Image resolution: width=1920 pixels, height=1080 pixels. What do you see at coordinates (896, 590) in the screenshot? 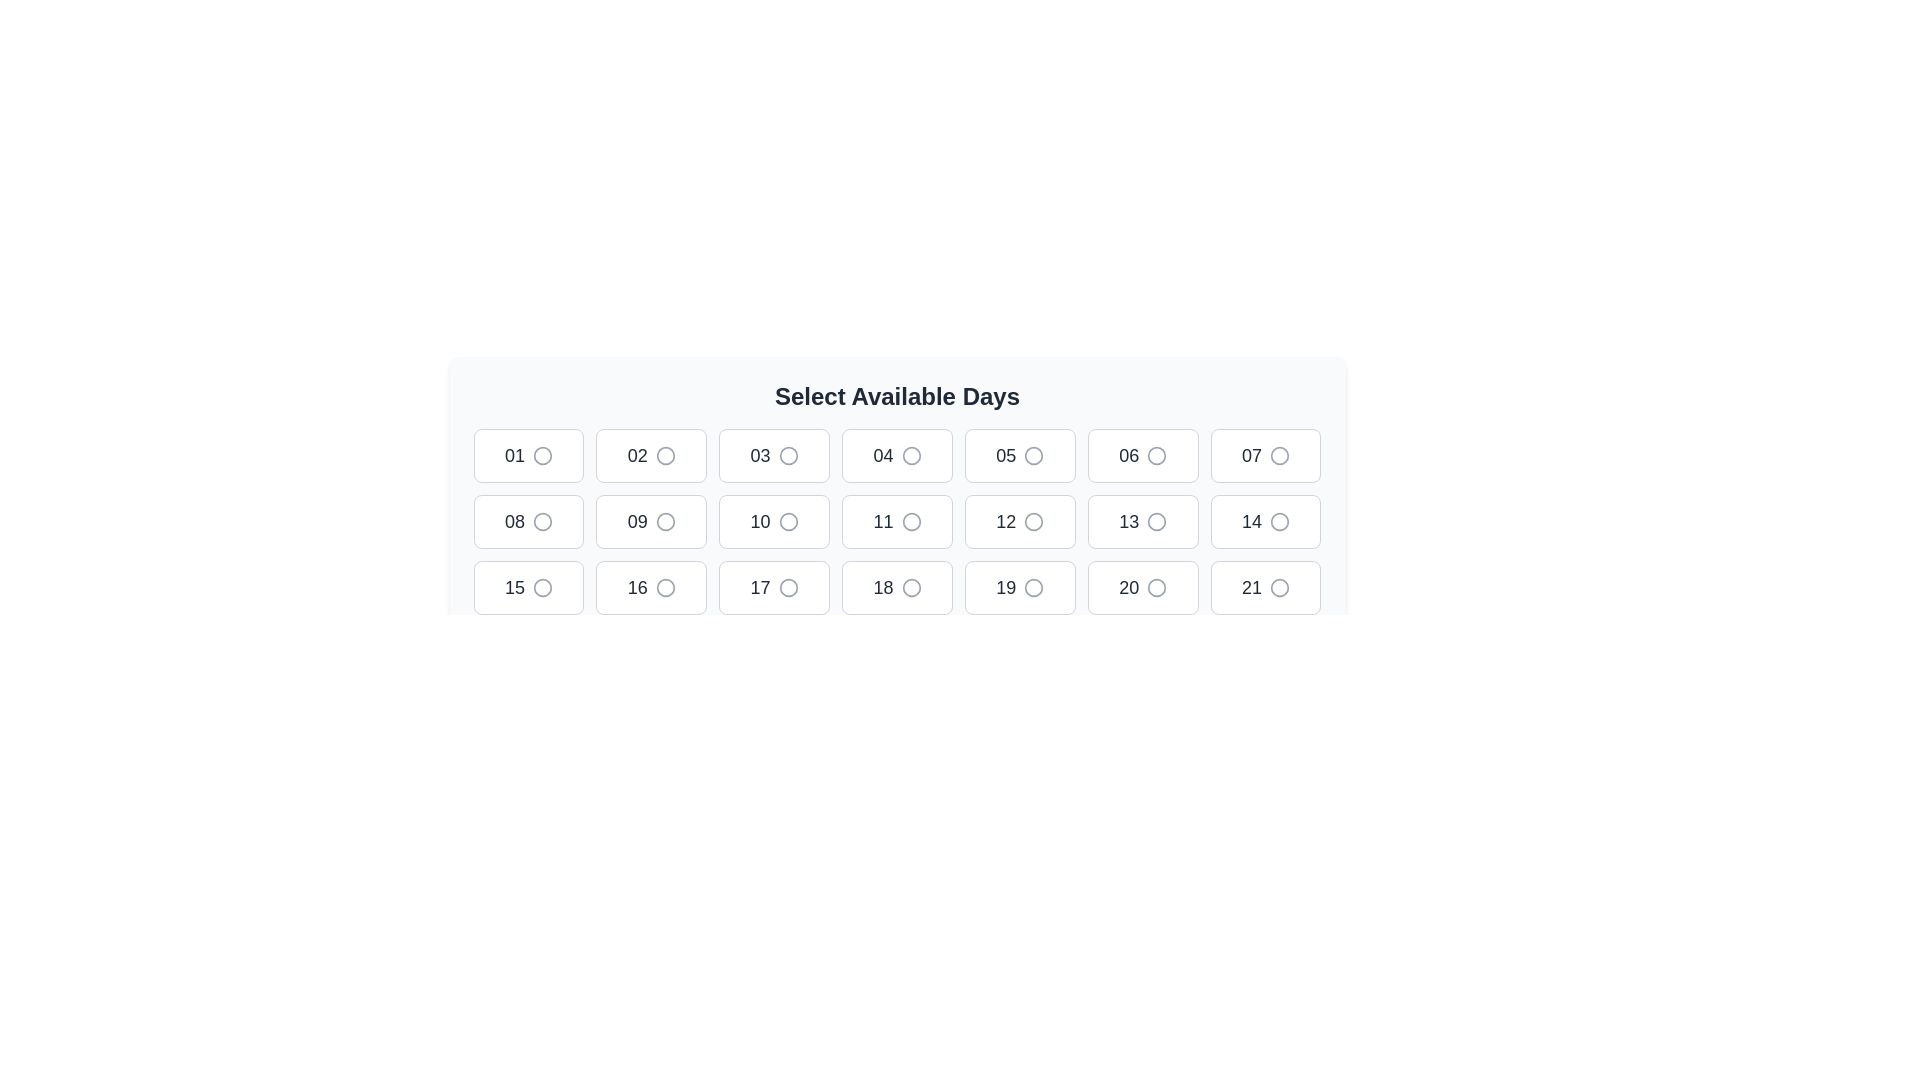
I see `the bold text heading labeled 'Select Available Days', which is centrally positioned at the top of a section above a grid of interactable elements` at bounding box center [896, 590].